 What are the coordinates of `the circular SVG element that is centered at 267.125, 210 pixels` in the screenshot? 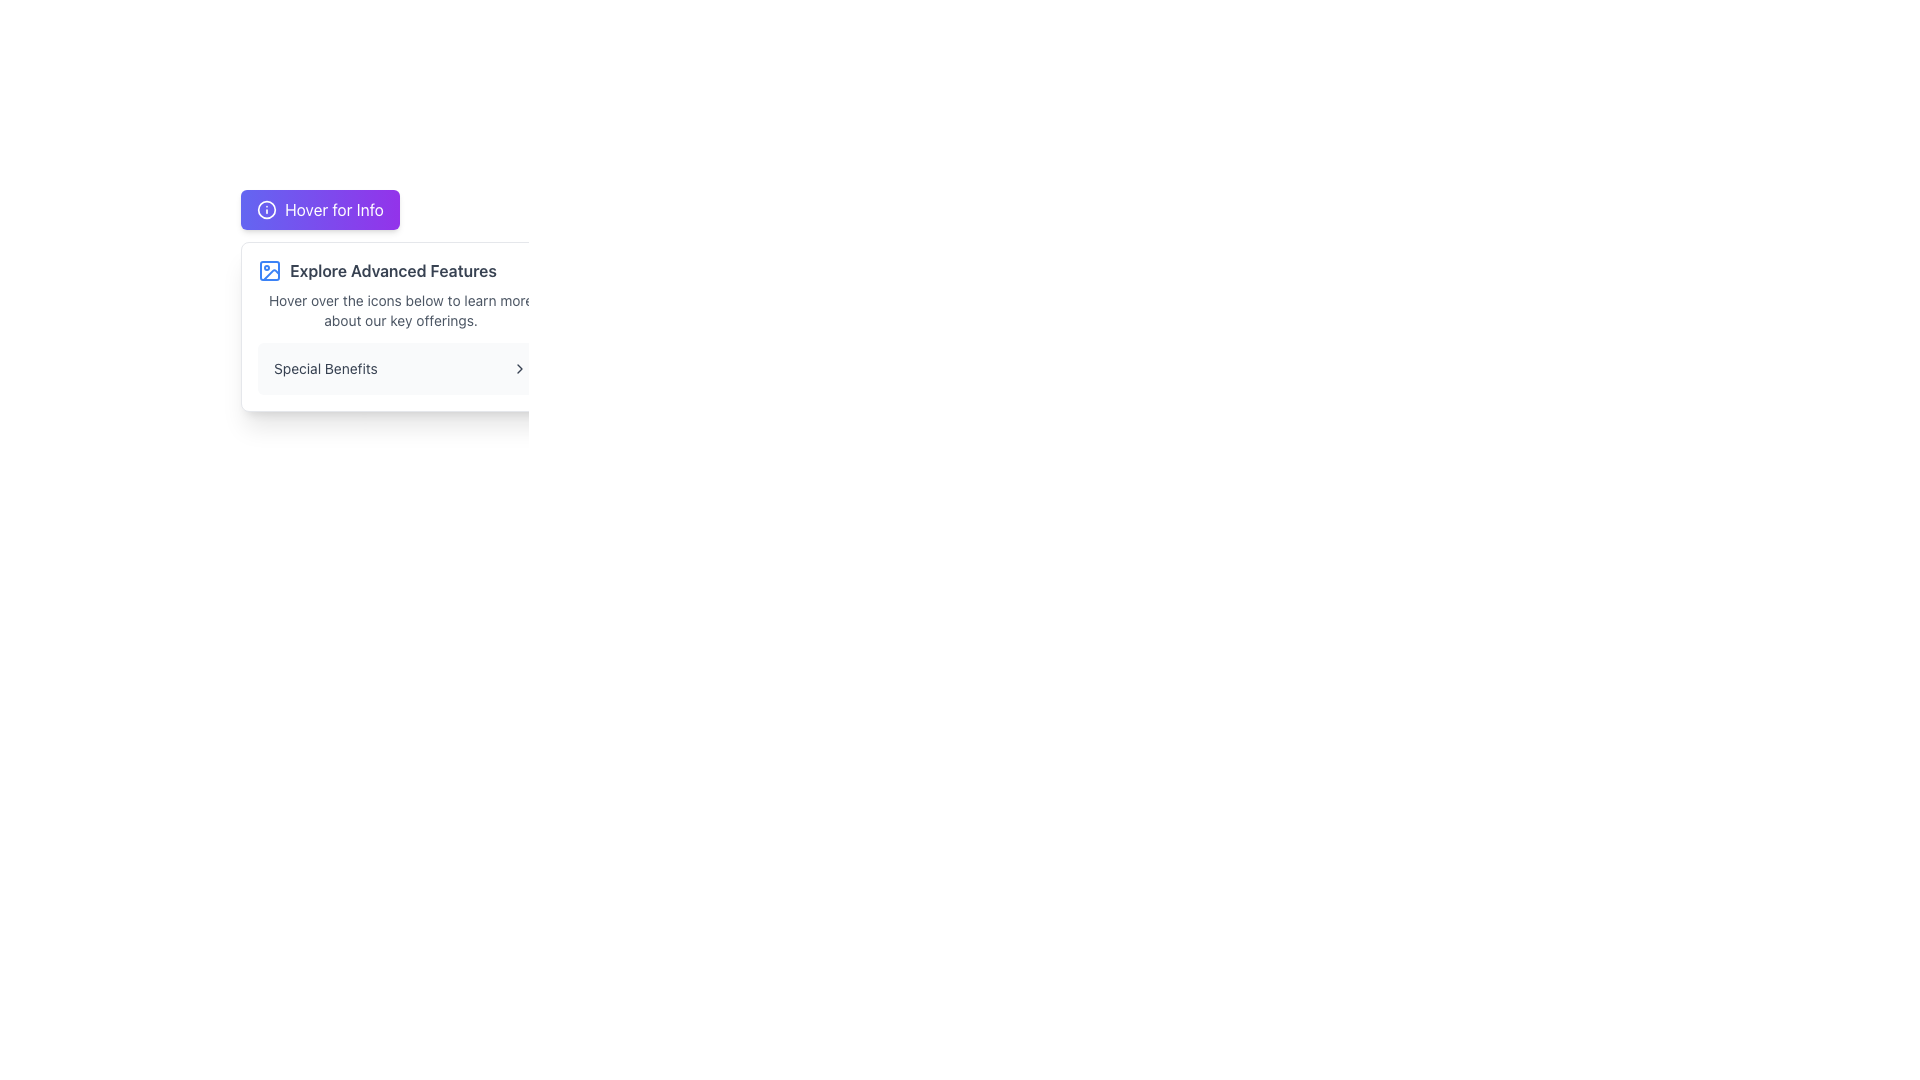 It's located at (266, 209).